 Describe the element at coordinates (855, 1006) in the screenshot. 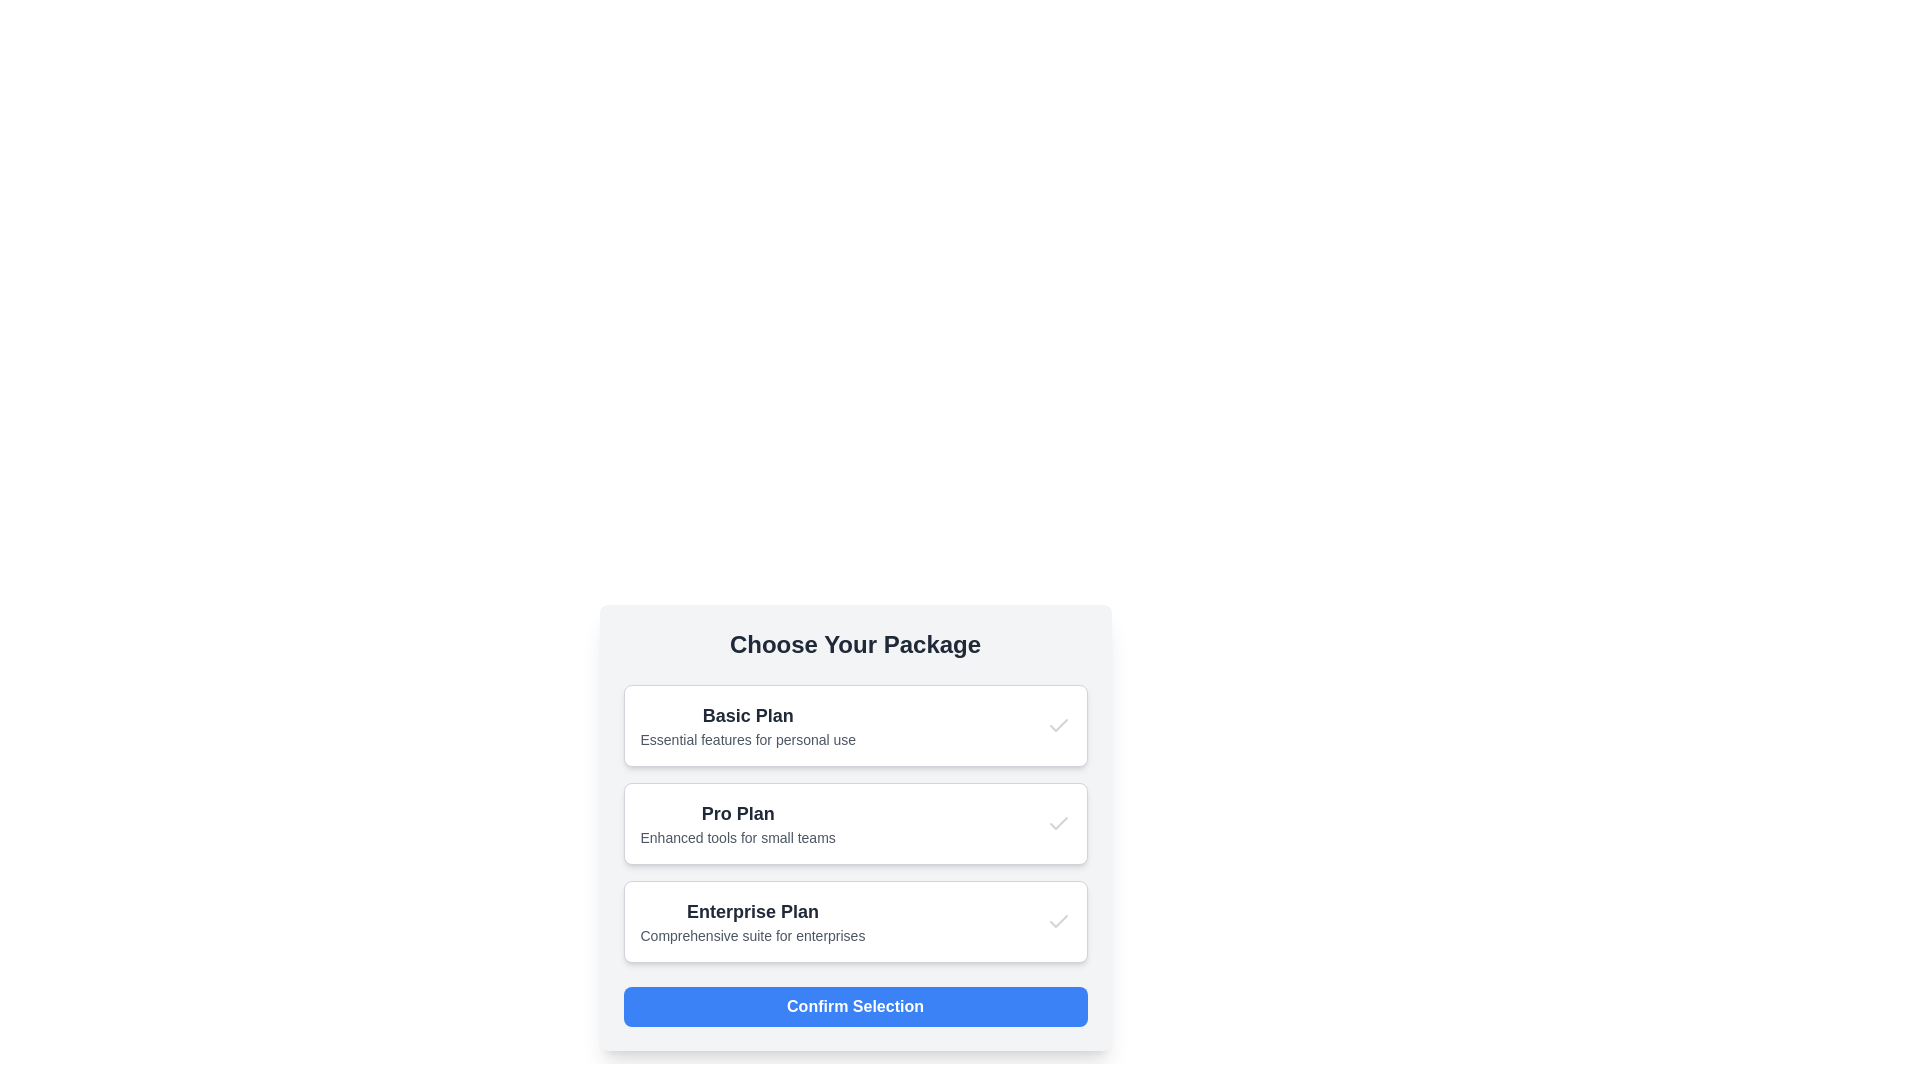

I see `the confirm button located at the bottom of the 'Choose Your Package' section to confirm the user's selection from the package options` at that location.